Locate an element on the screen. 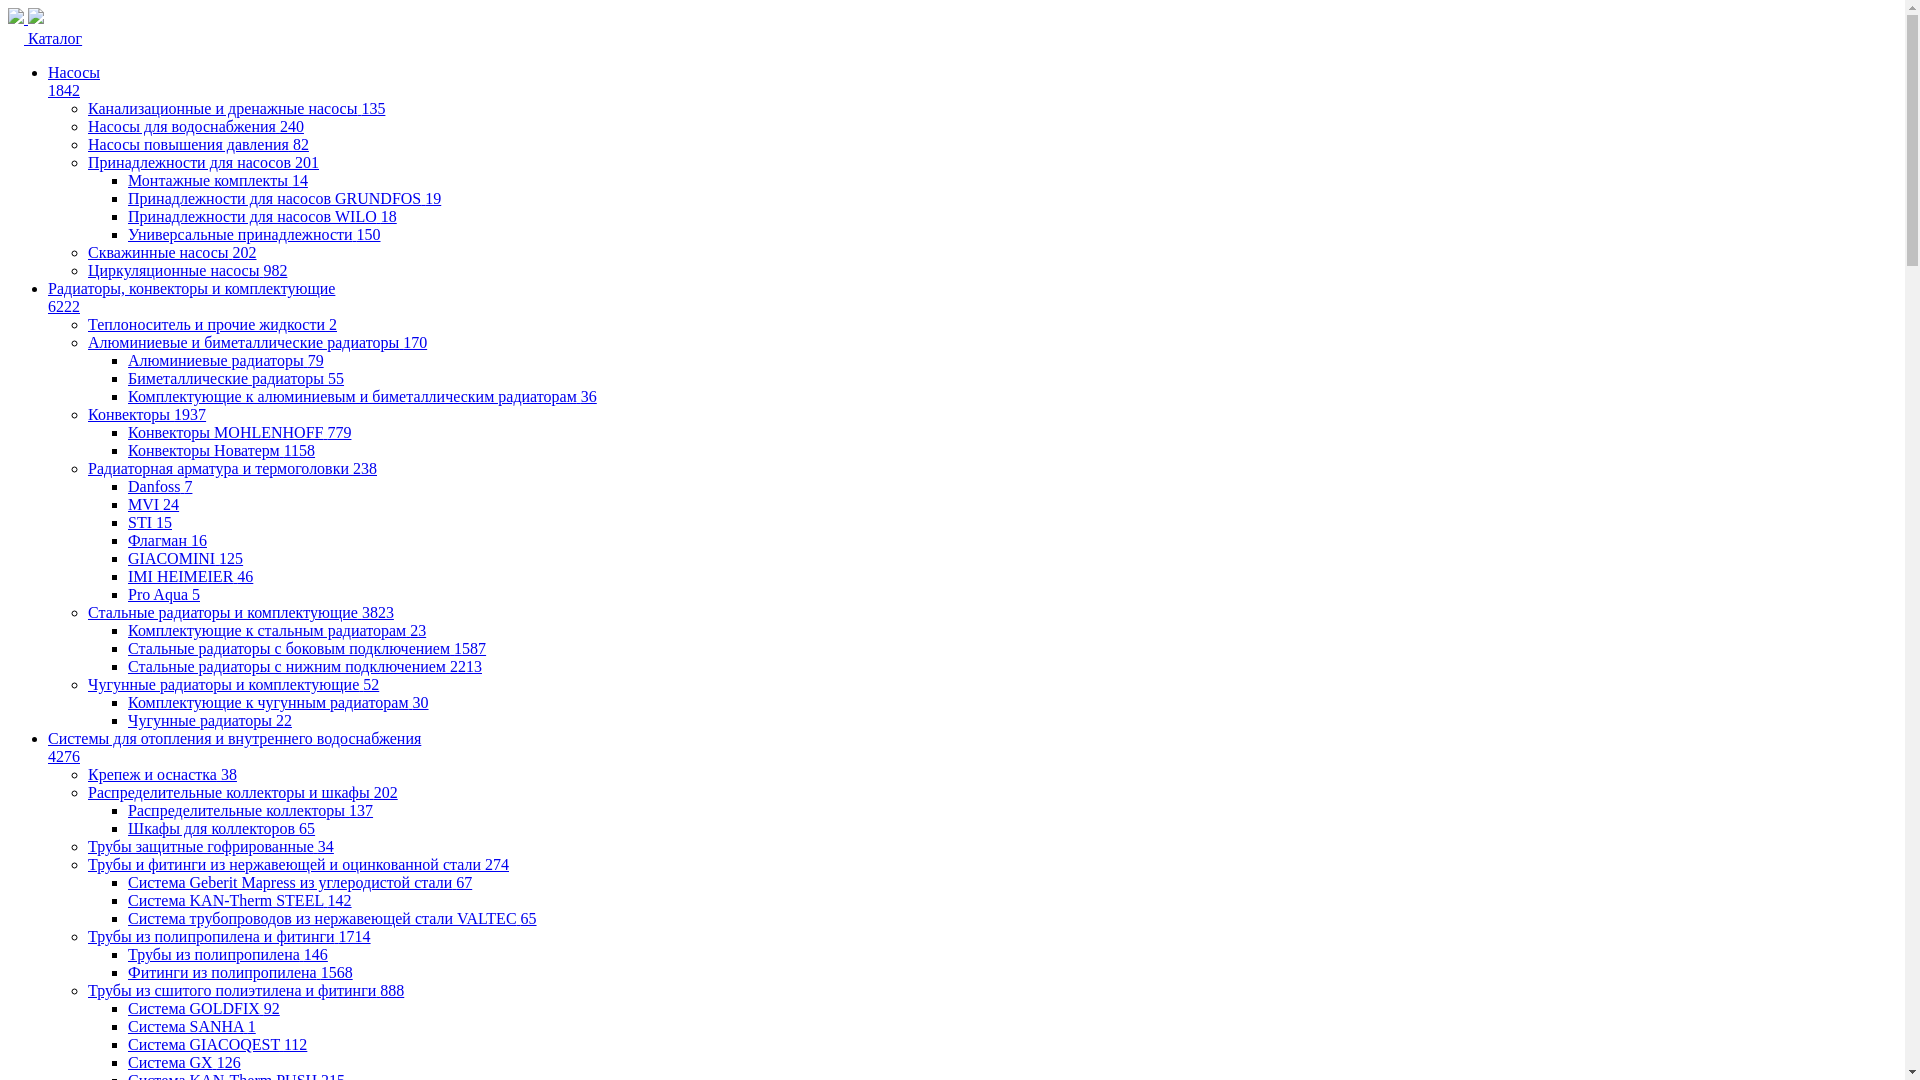 The height and width of the screenshot is (1080, 1920). 'GIACOMINI 125' is located at coordinates (185, 558).